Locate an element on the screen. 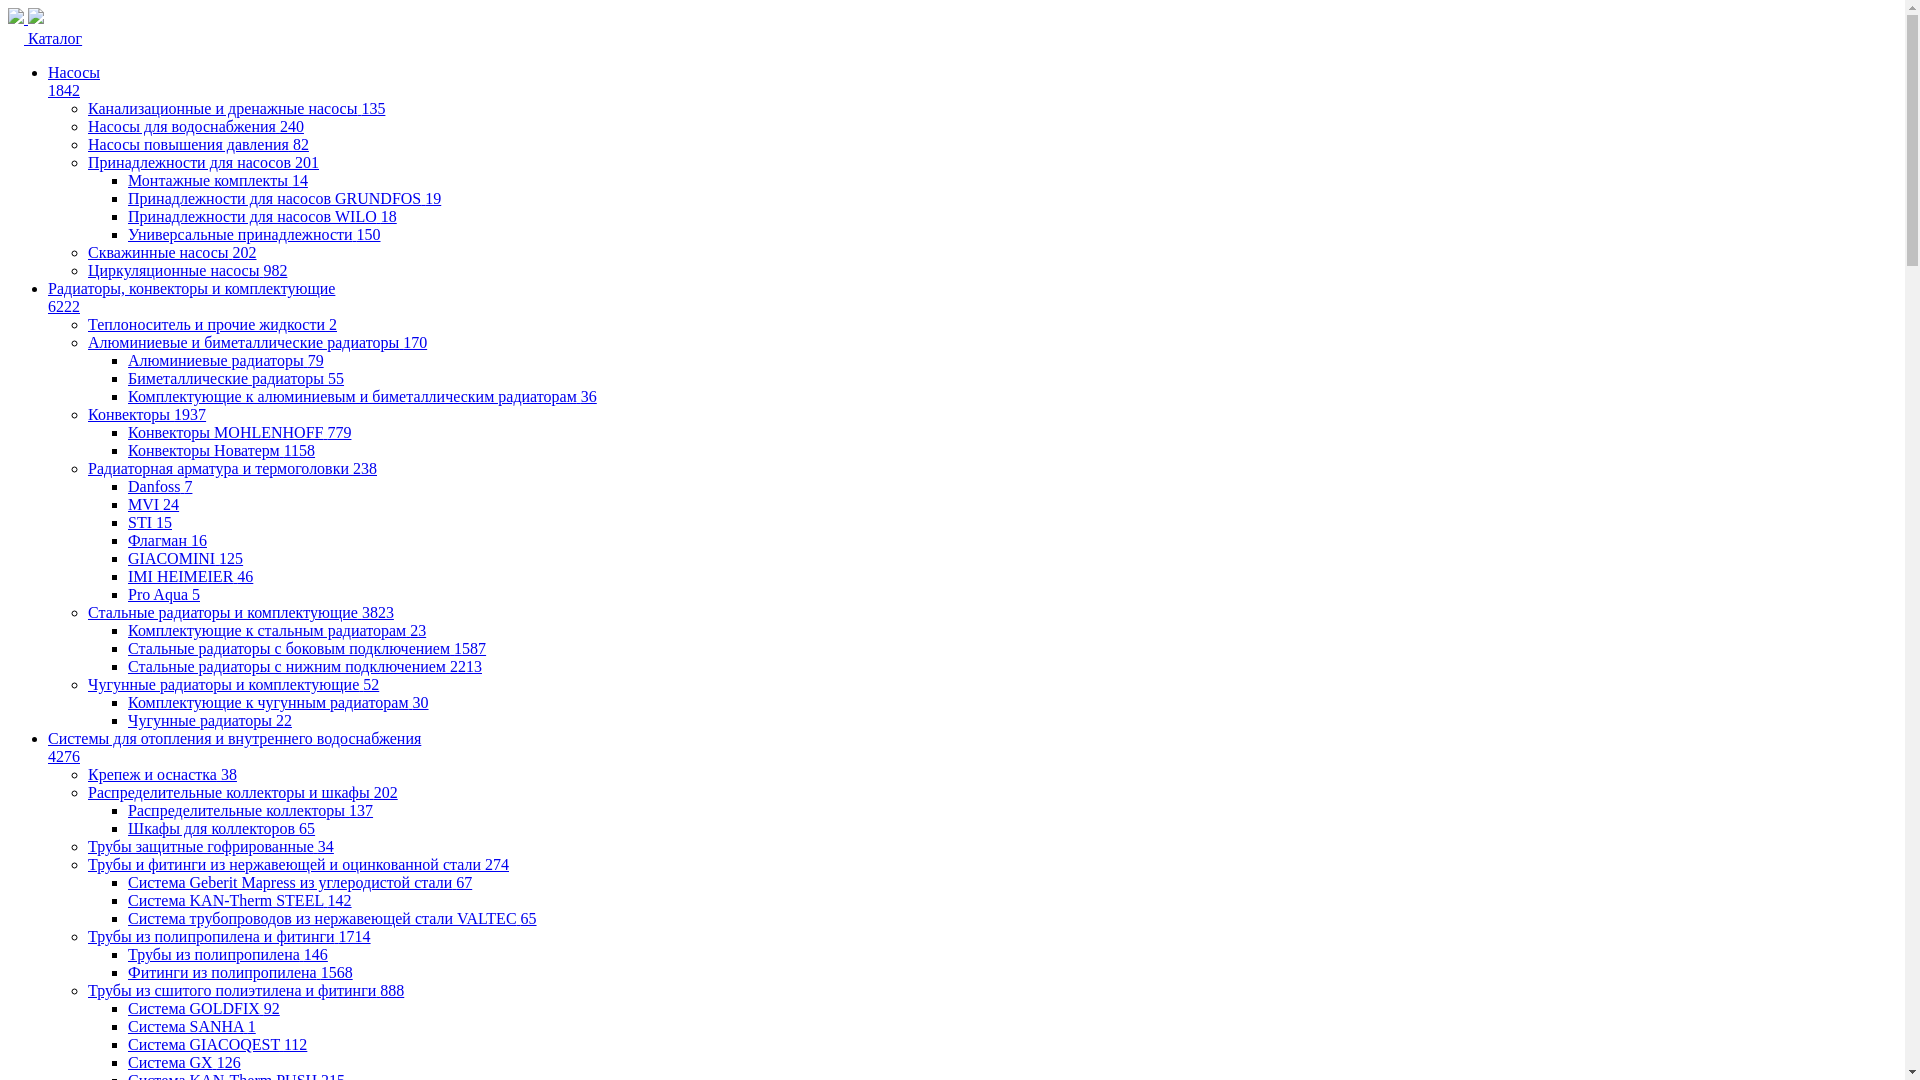 The height and width of the screenshot is (1080, 1920). 'GIACOMINI 125' is located at coordinates (185, 558).